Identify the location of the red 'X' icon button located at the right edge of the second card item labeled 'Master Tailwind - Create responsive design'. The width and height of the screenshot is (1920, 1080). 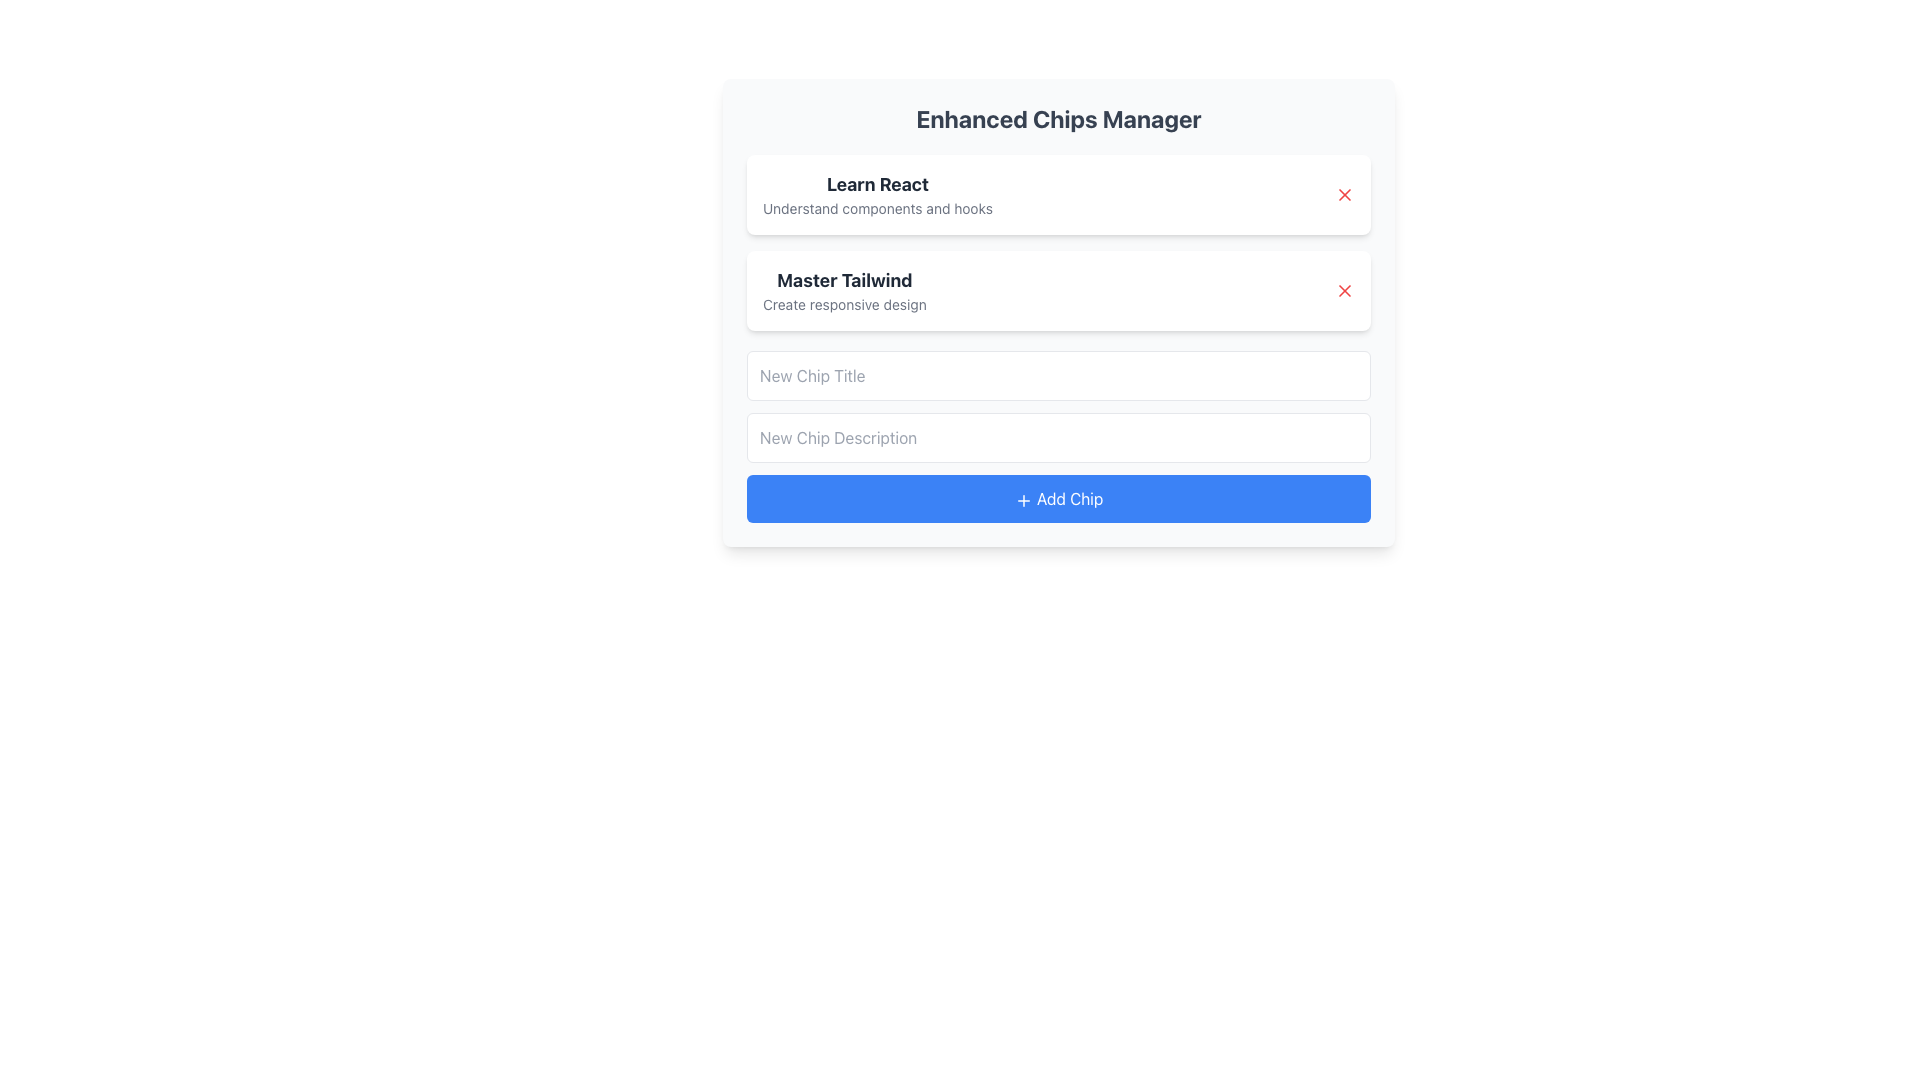
(1344, 290).